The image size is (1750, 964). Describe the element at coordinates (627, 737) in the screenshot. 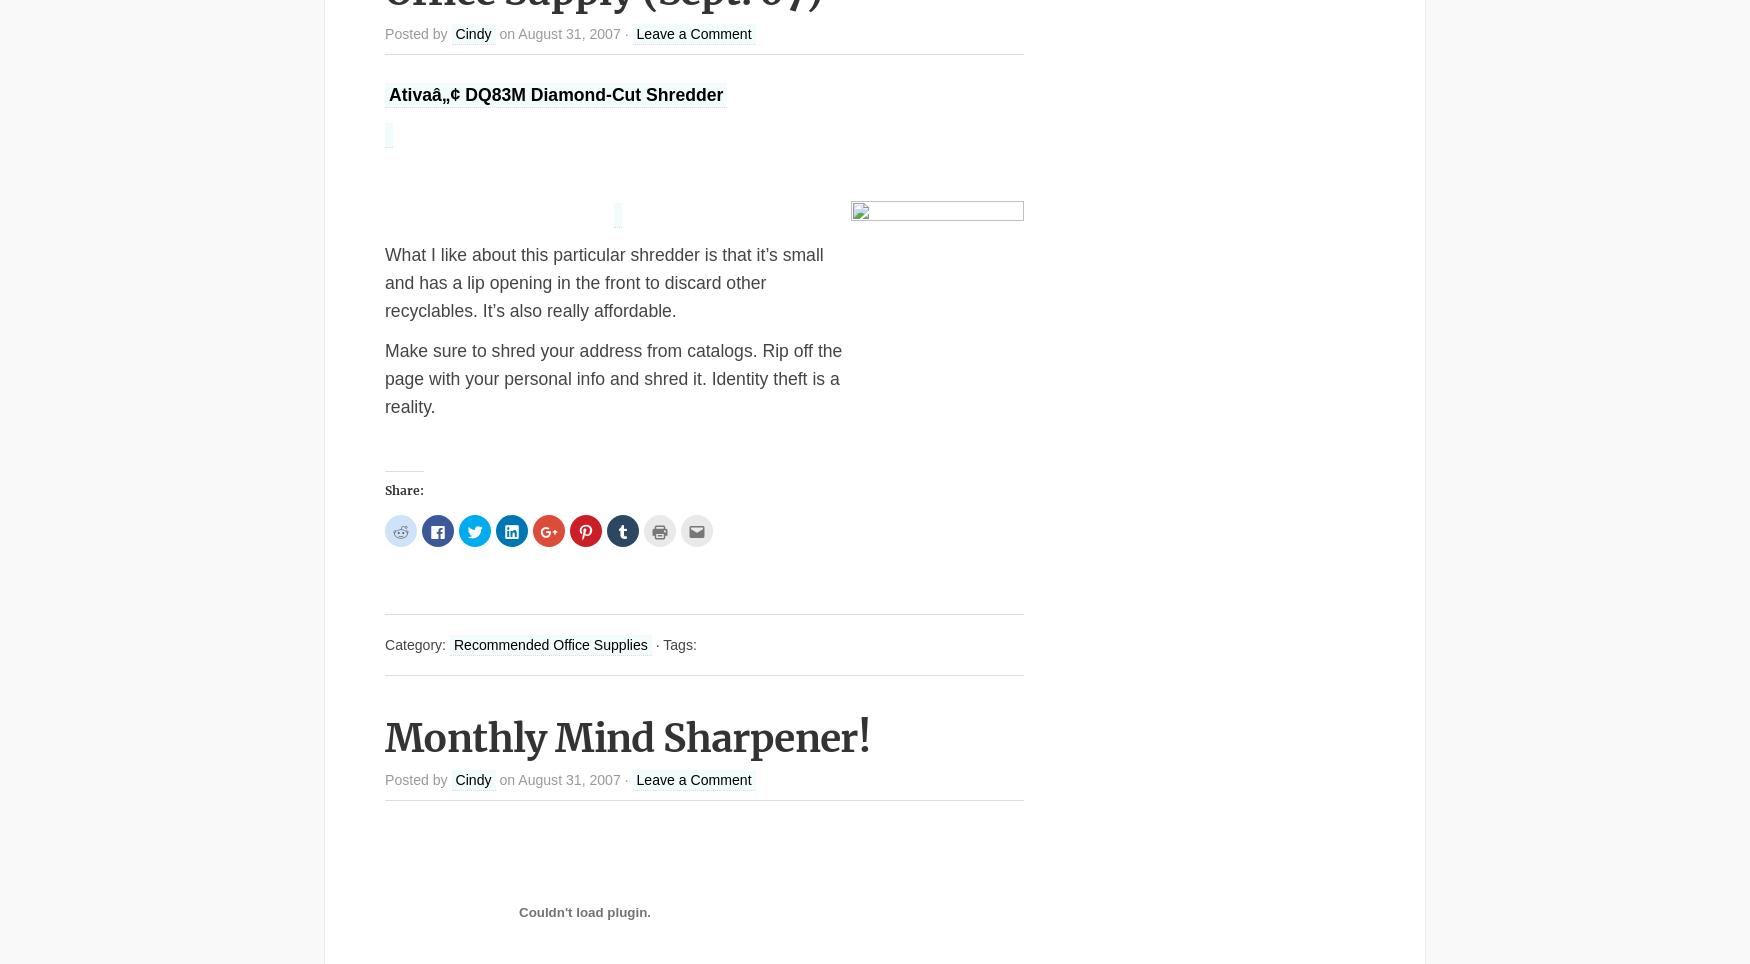

I see `'Monthly Mind Sharpener!'` at that location.